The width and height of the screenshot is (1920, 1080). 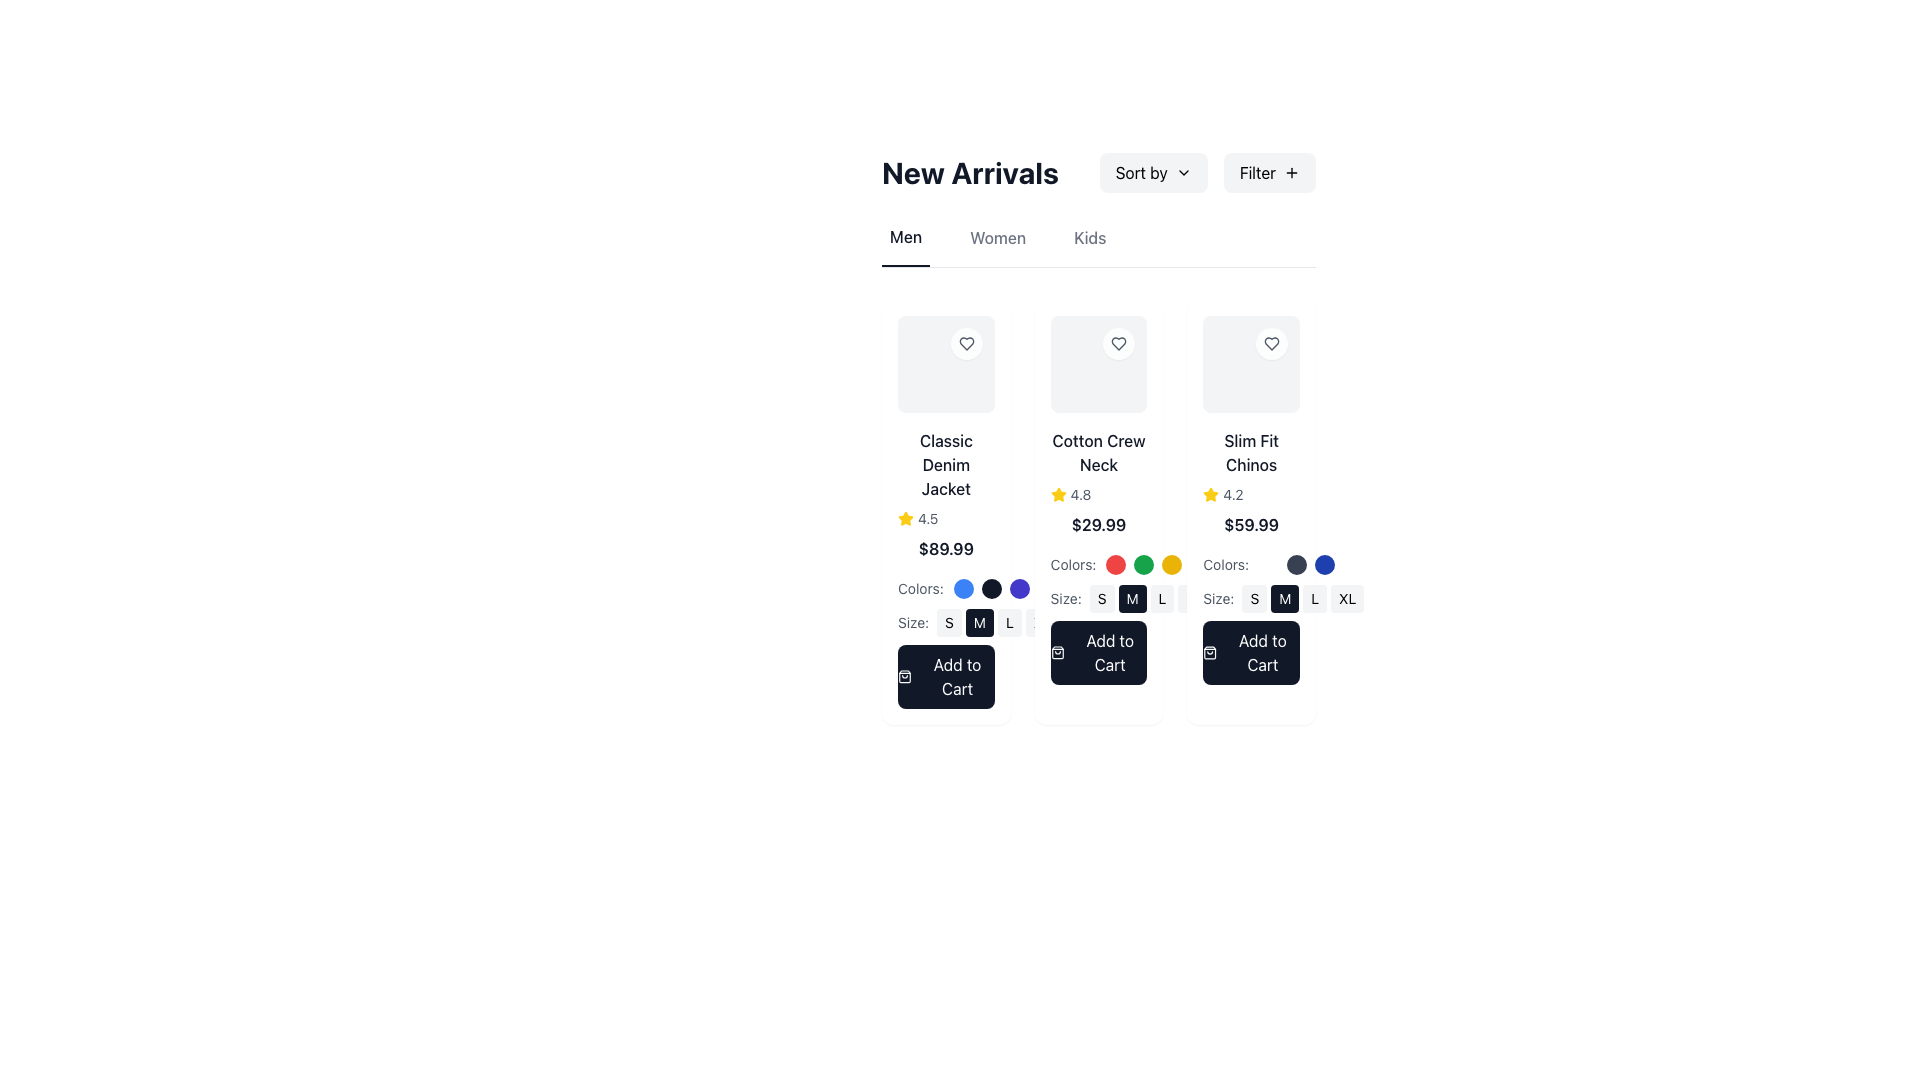 I want to click on the price label displaying the cost of the 'Classic Denim Jacket', which is located below the product title and rating information, and above the color selection options, so click(x=945, y=548).